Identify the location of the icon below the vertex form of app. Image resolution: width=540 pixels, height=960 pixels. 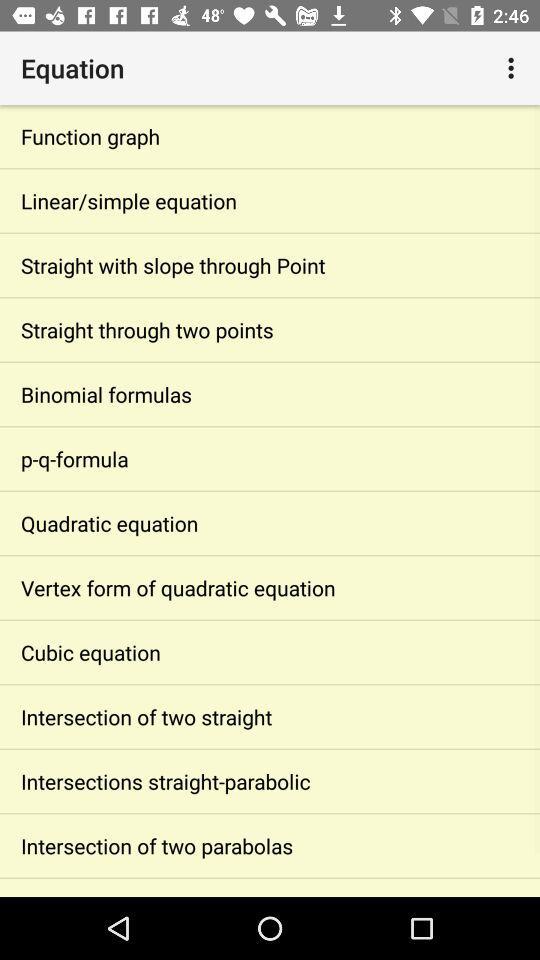
(270, 651).